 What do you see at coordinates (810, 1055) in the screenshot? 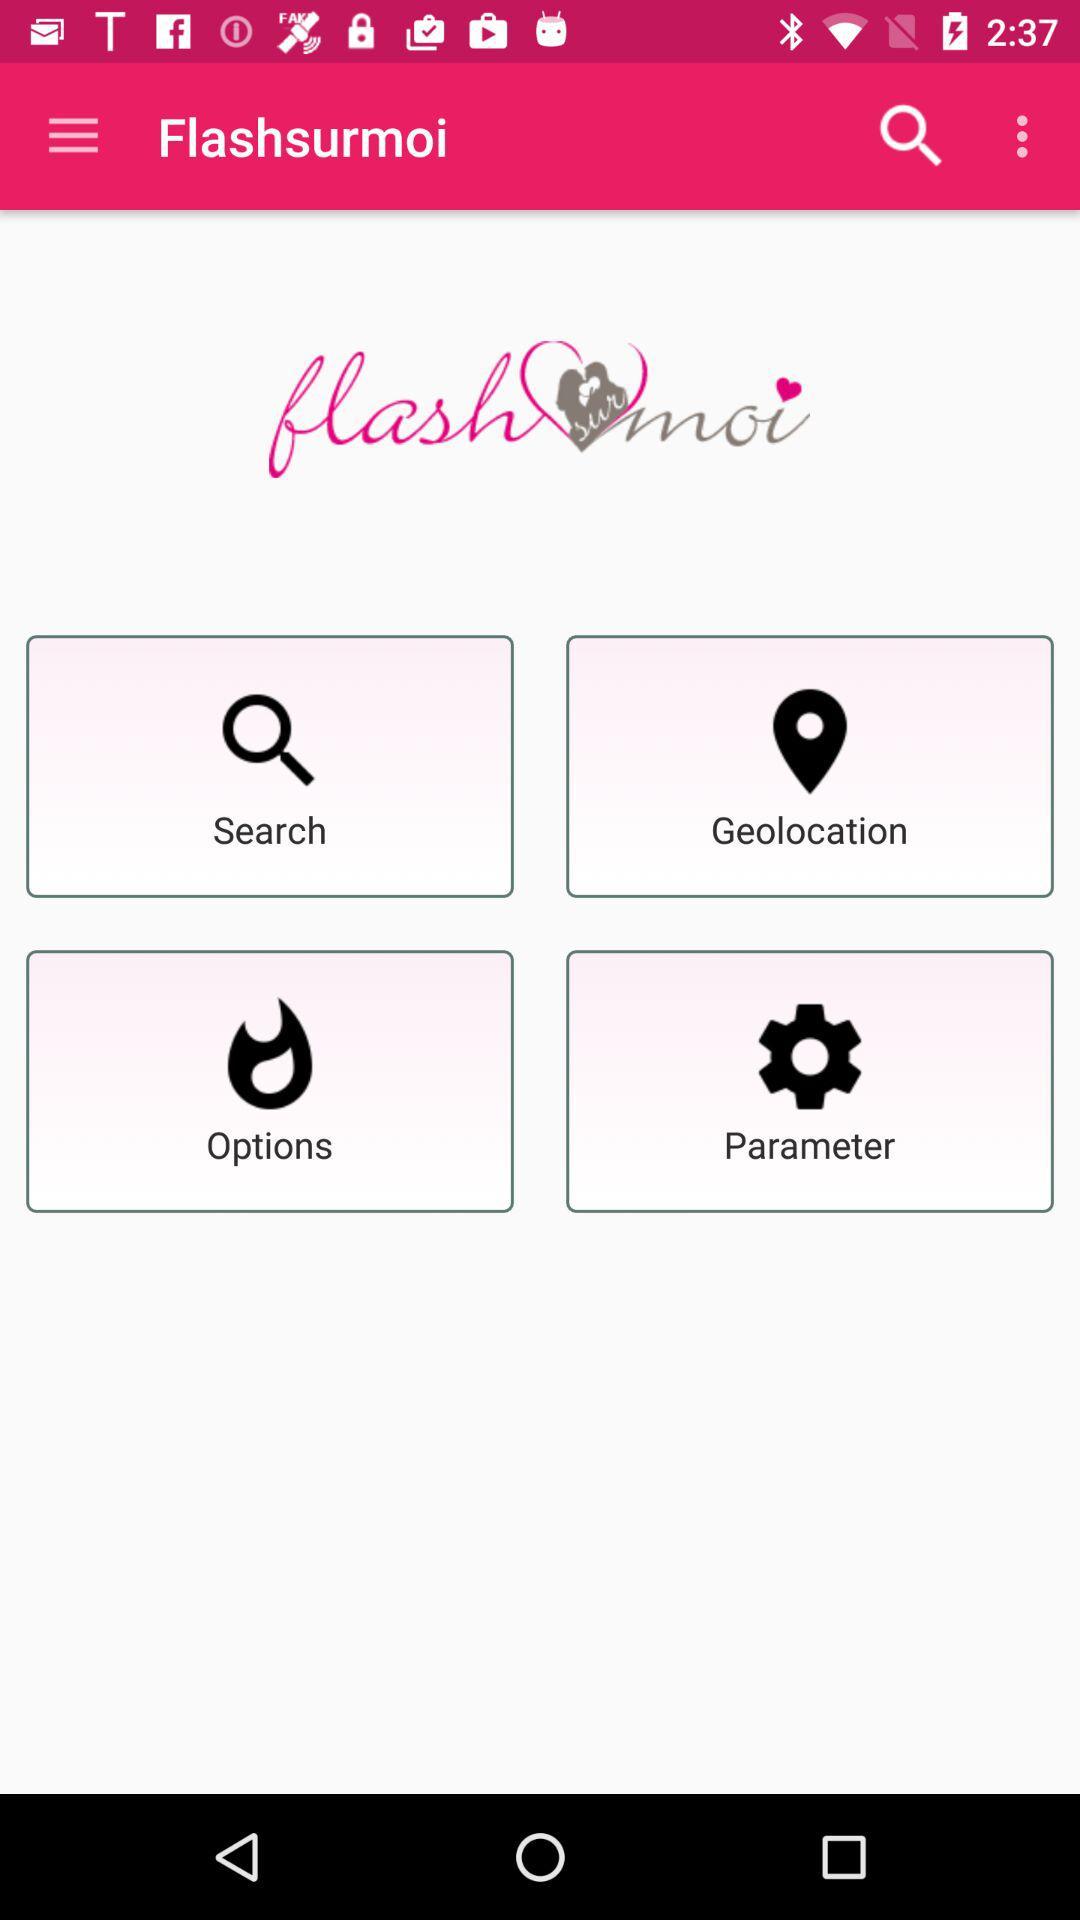
I see `the settings icon` at bounding box center [810, 1055].